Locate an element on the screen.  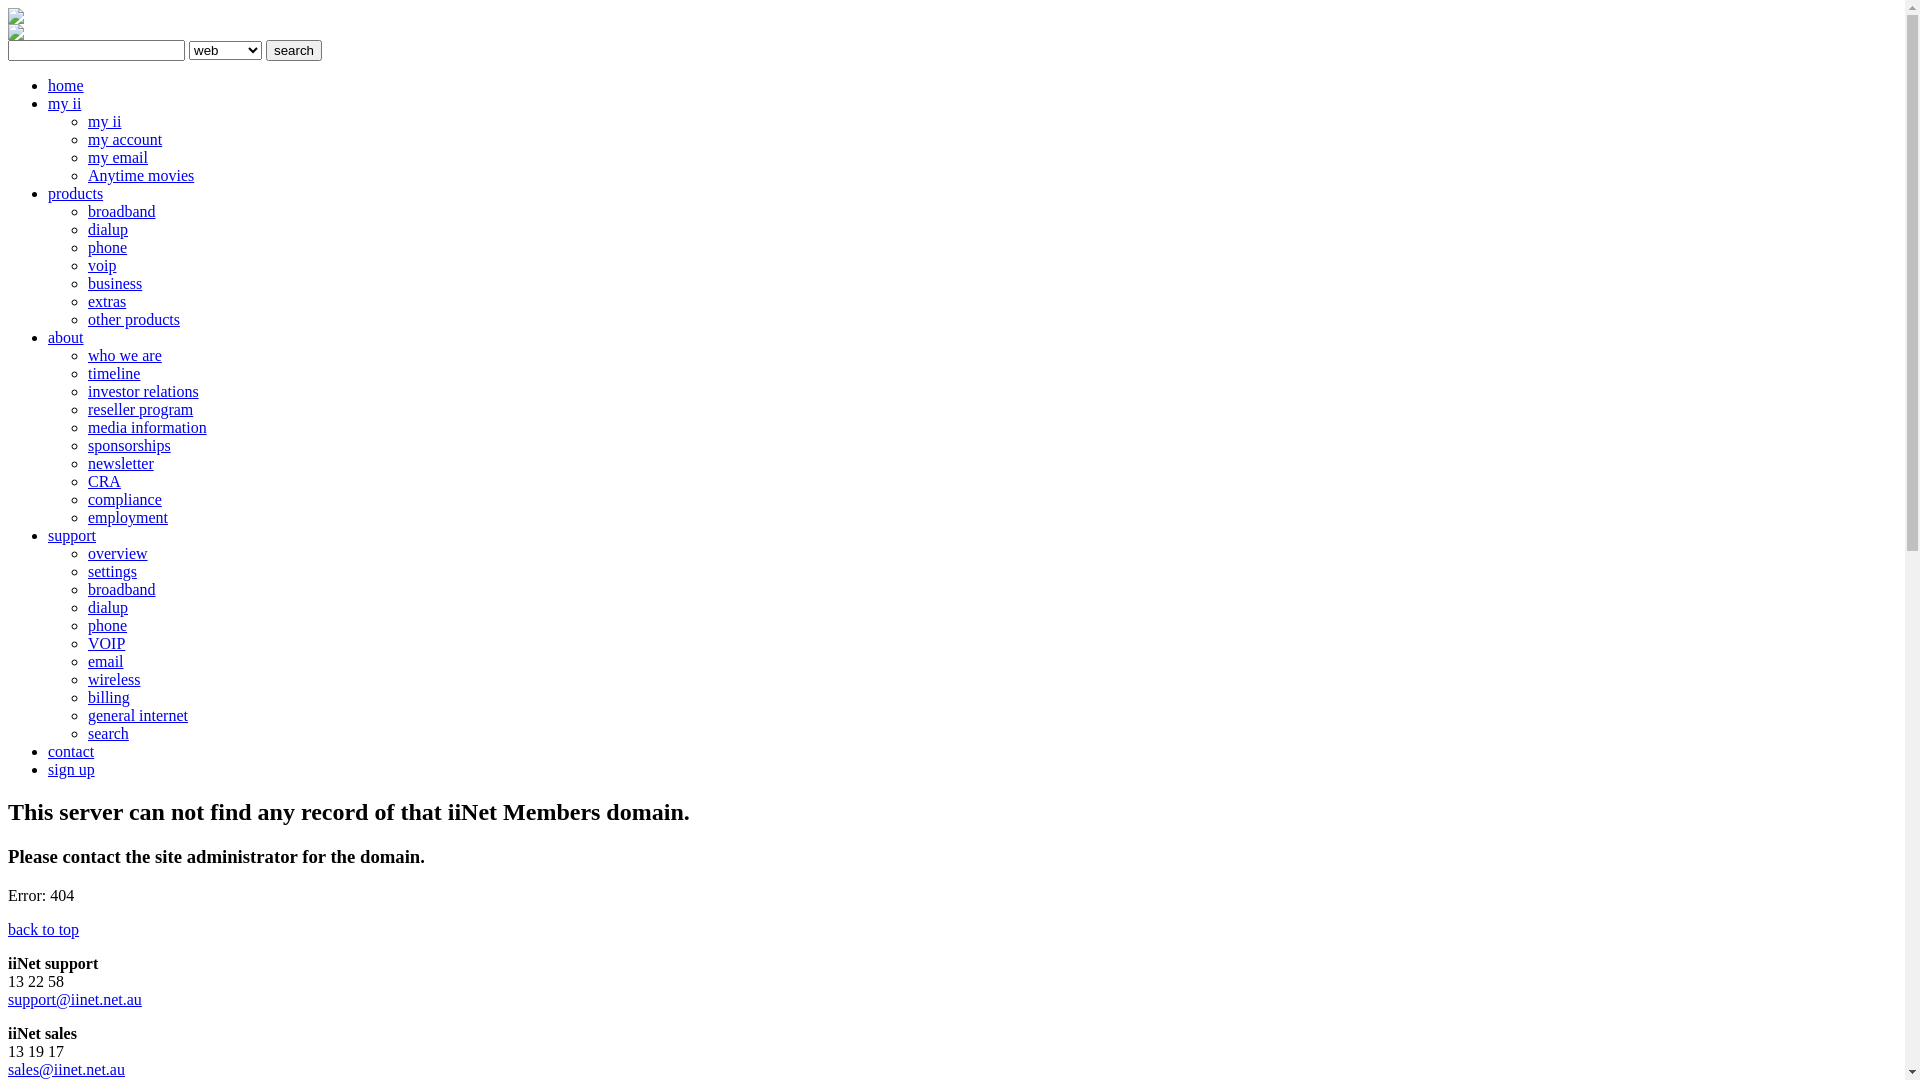
'CRA' is located at coordinates (86, 481).